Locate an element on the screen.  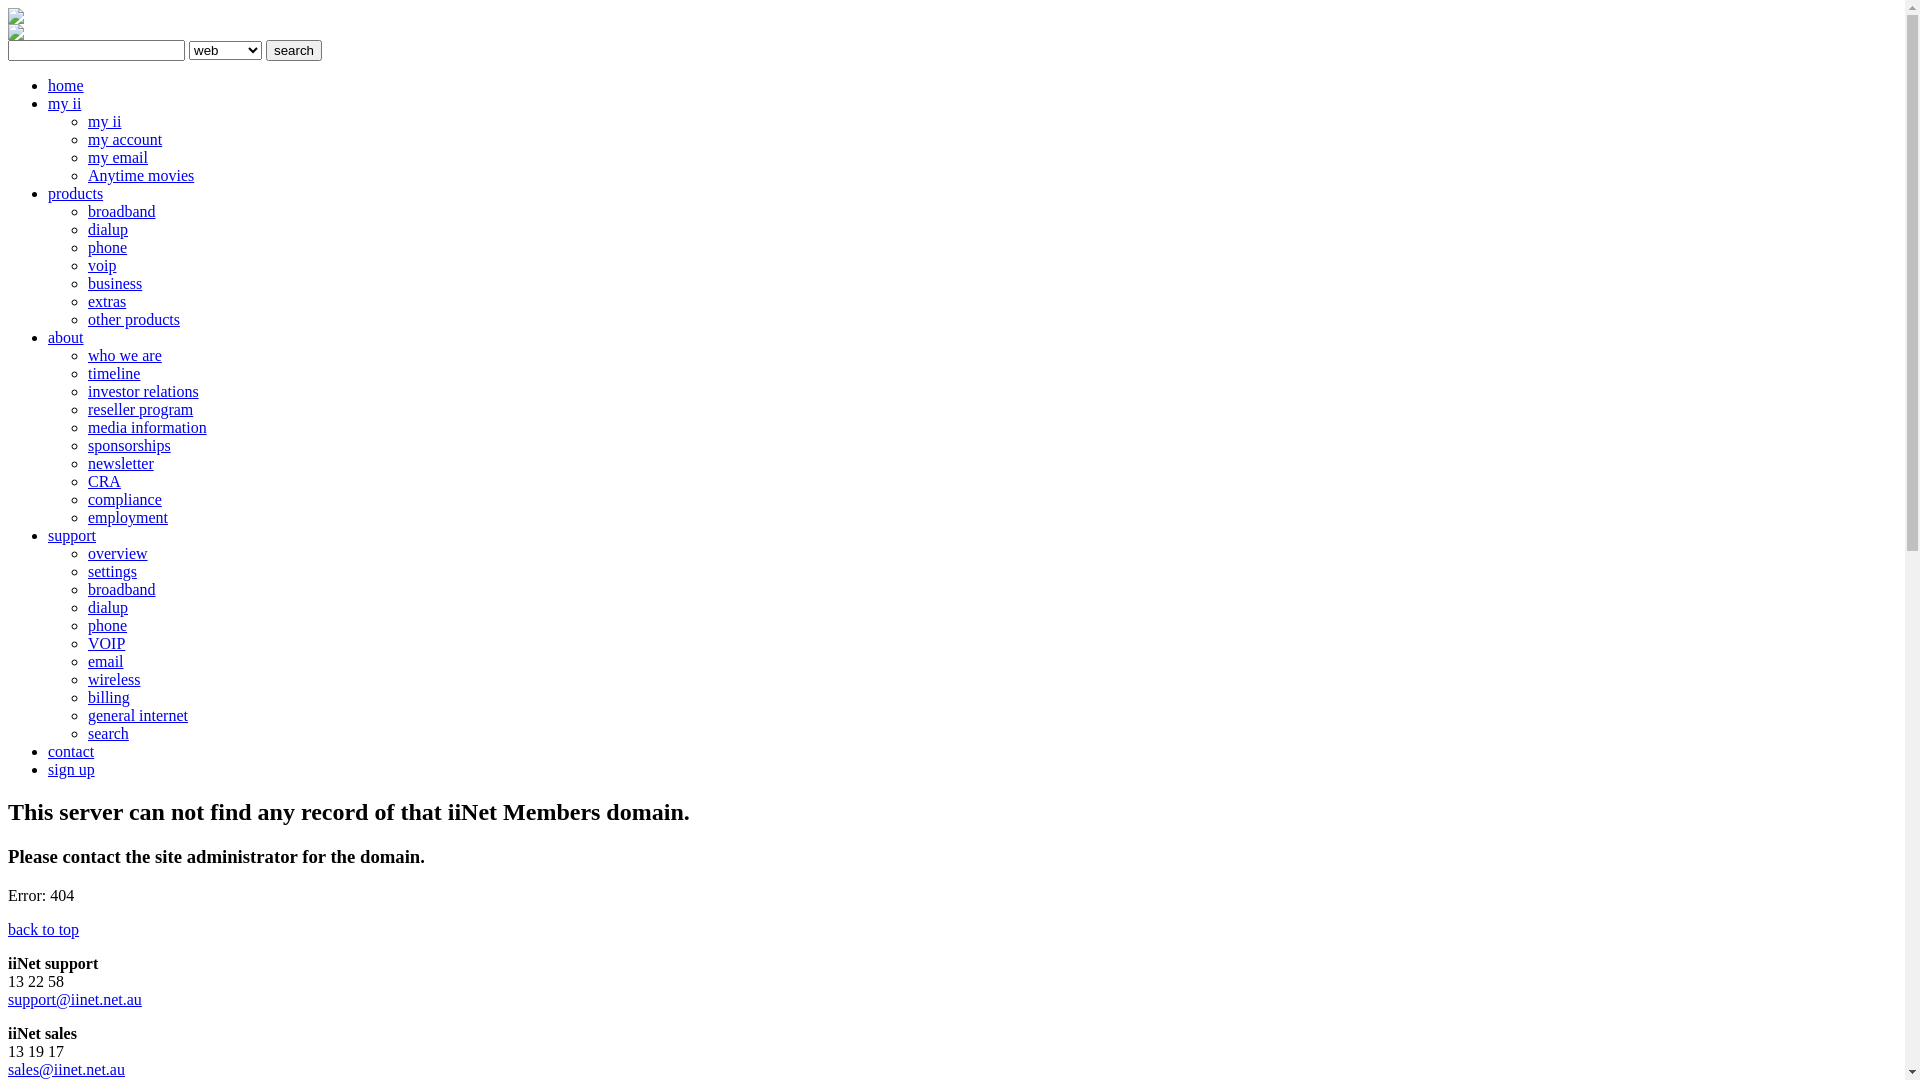
'CRA' is located at coordinates (86, 481).